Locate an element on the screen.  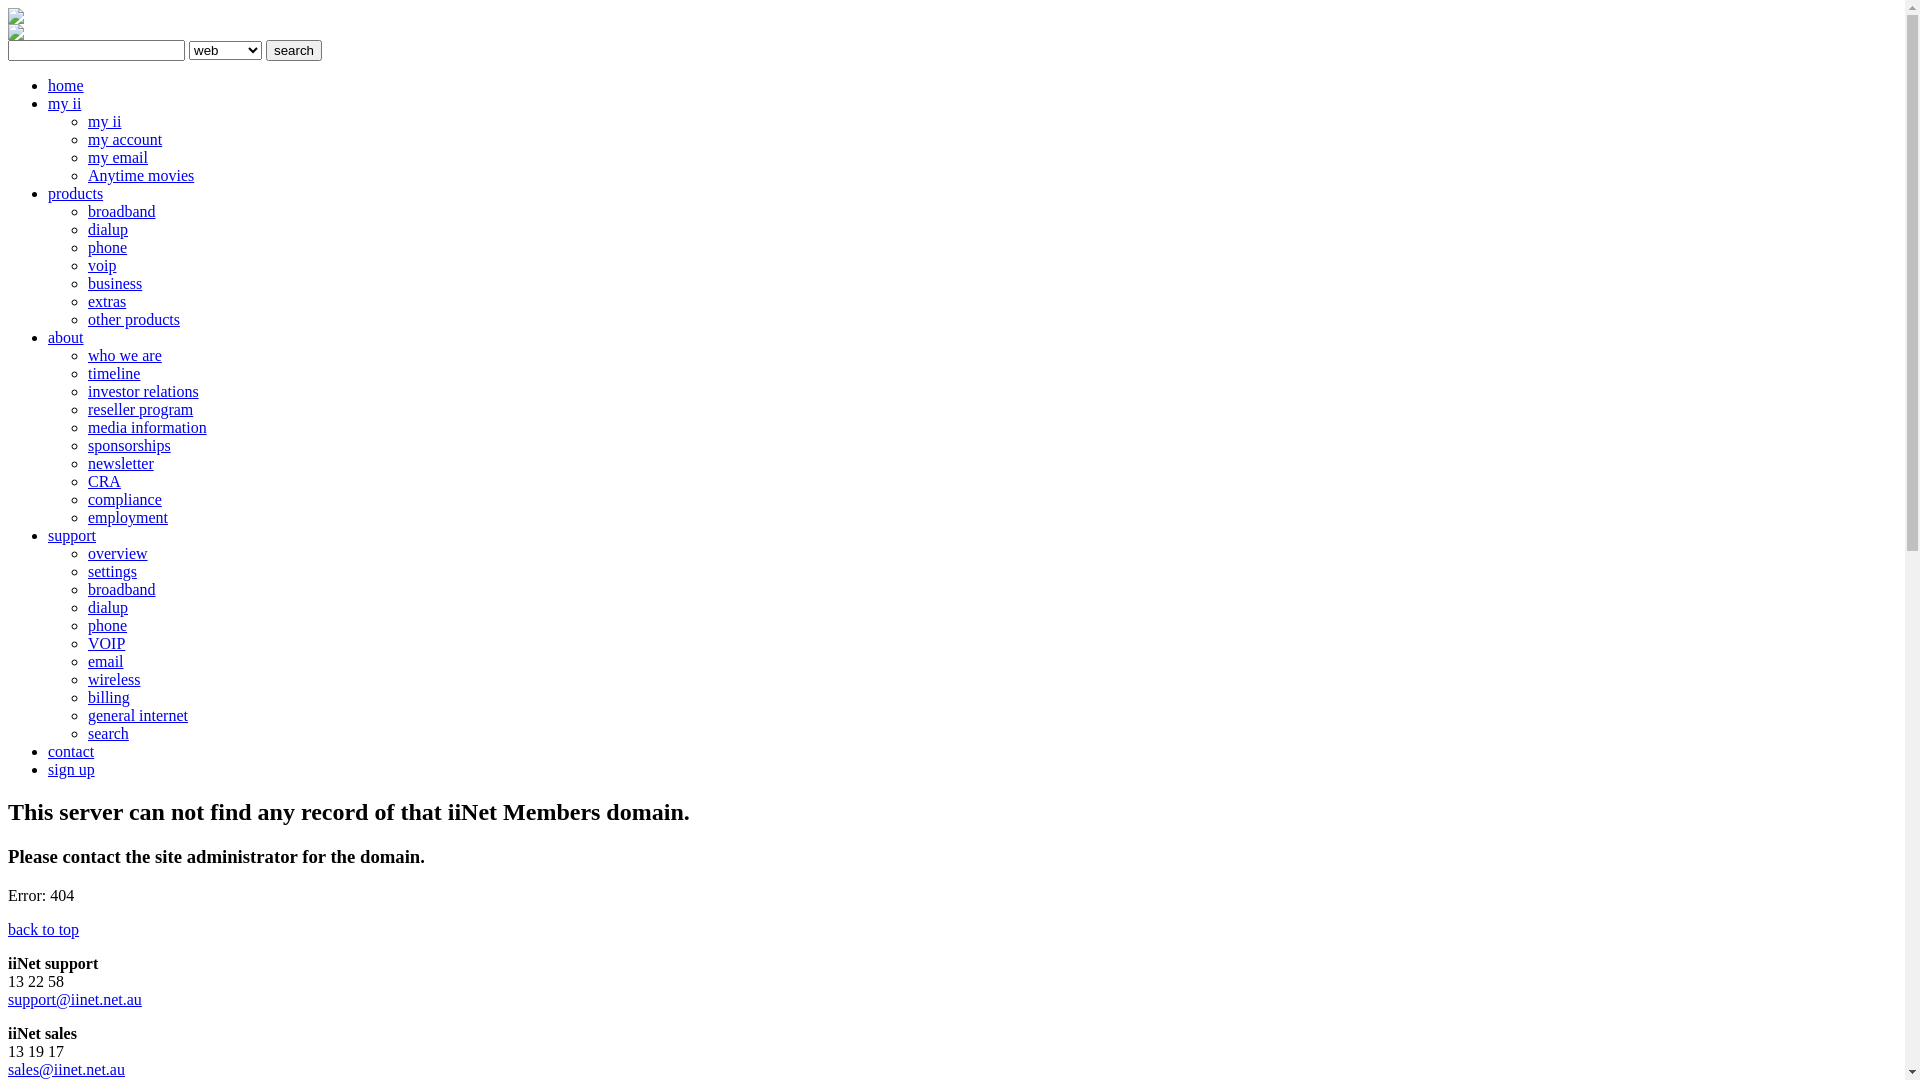
'CRA' is located at coordinates (86, 481).